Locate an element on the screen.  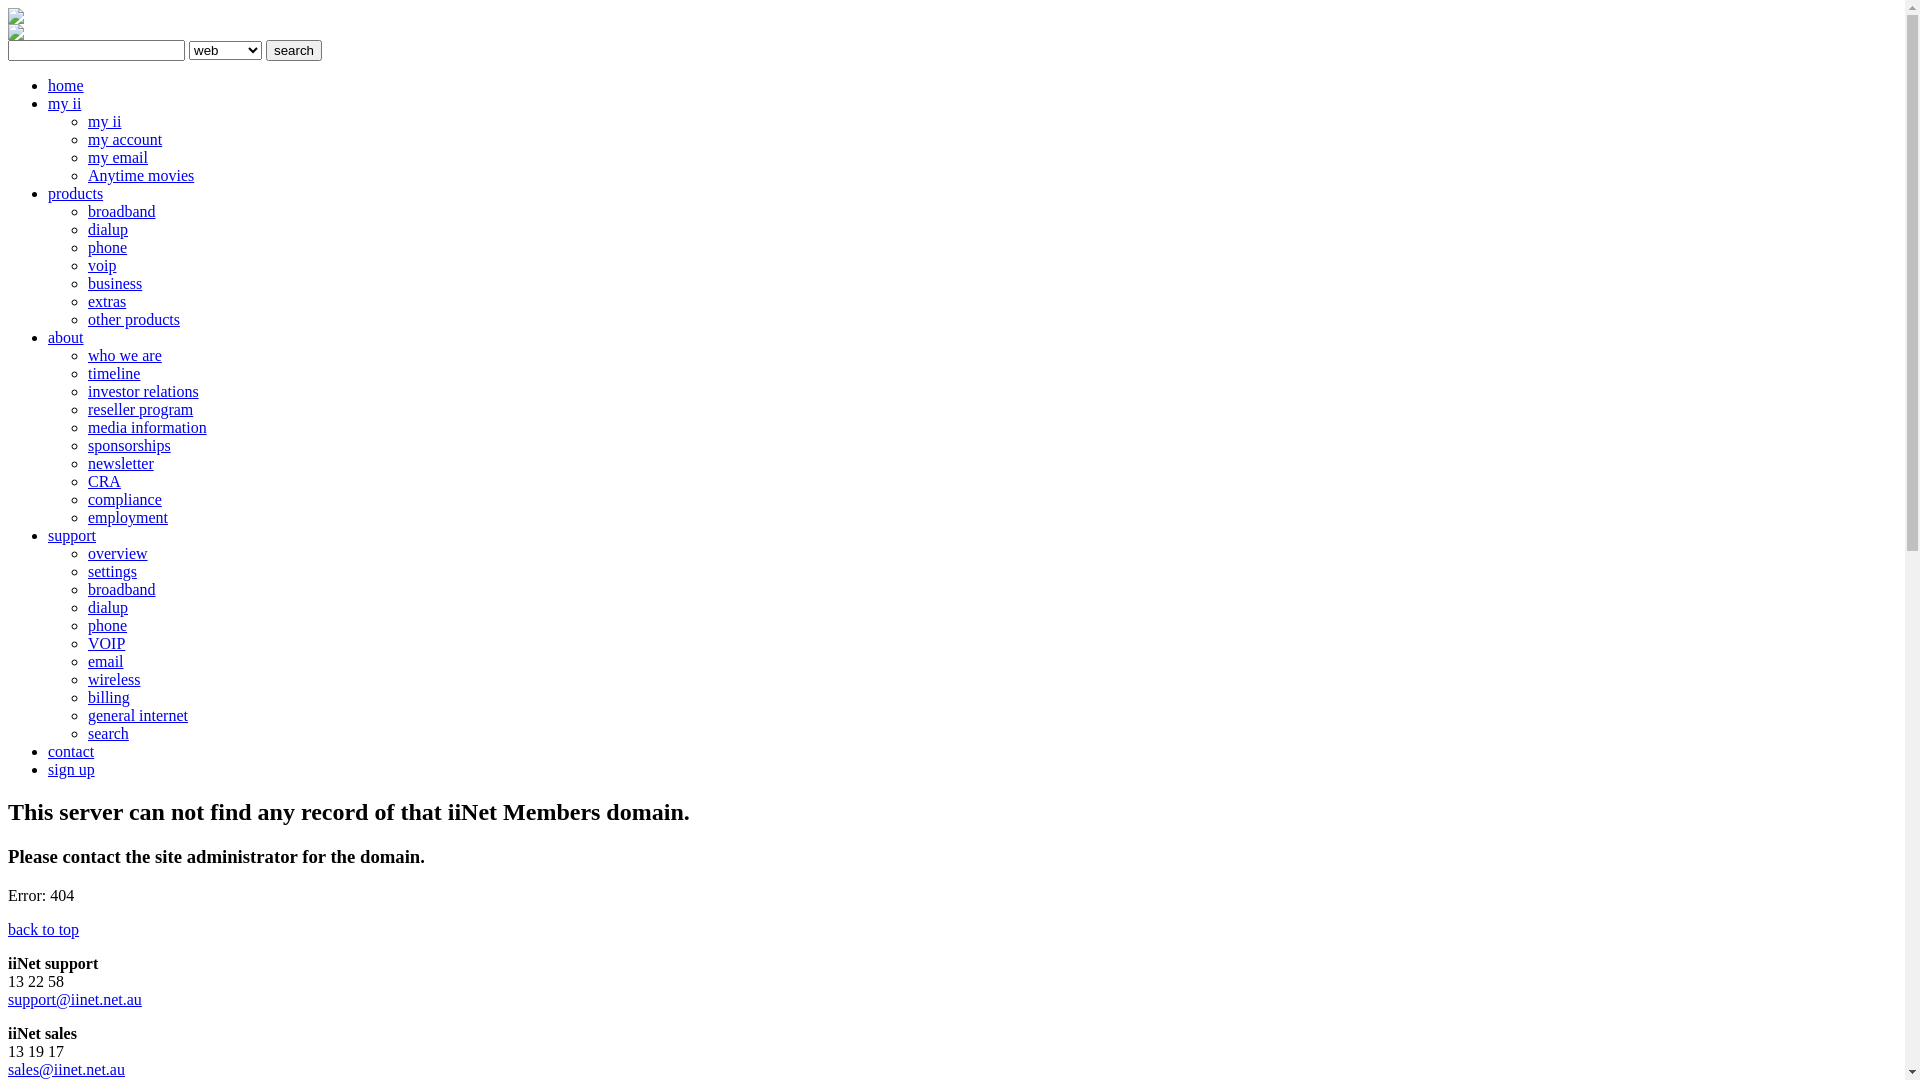
'CRA' is located at coordinates (86, 481).